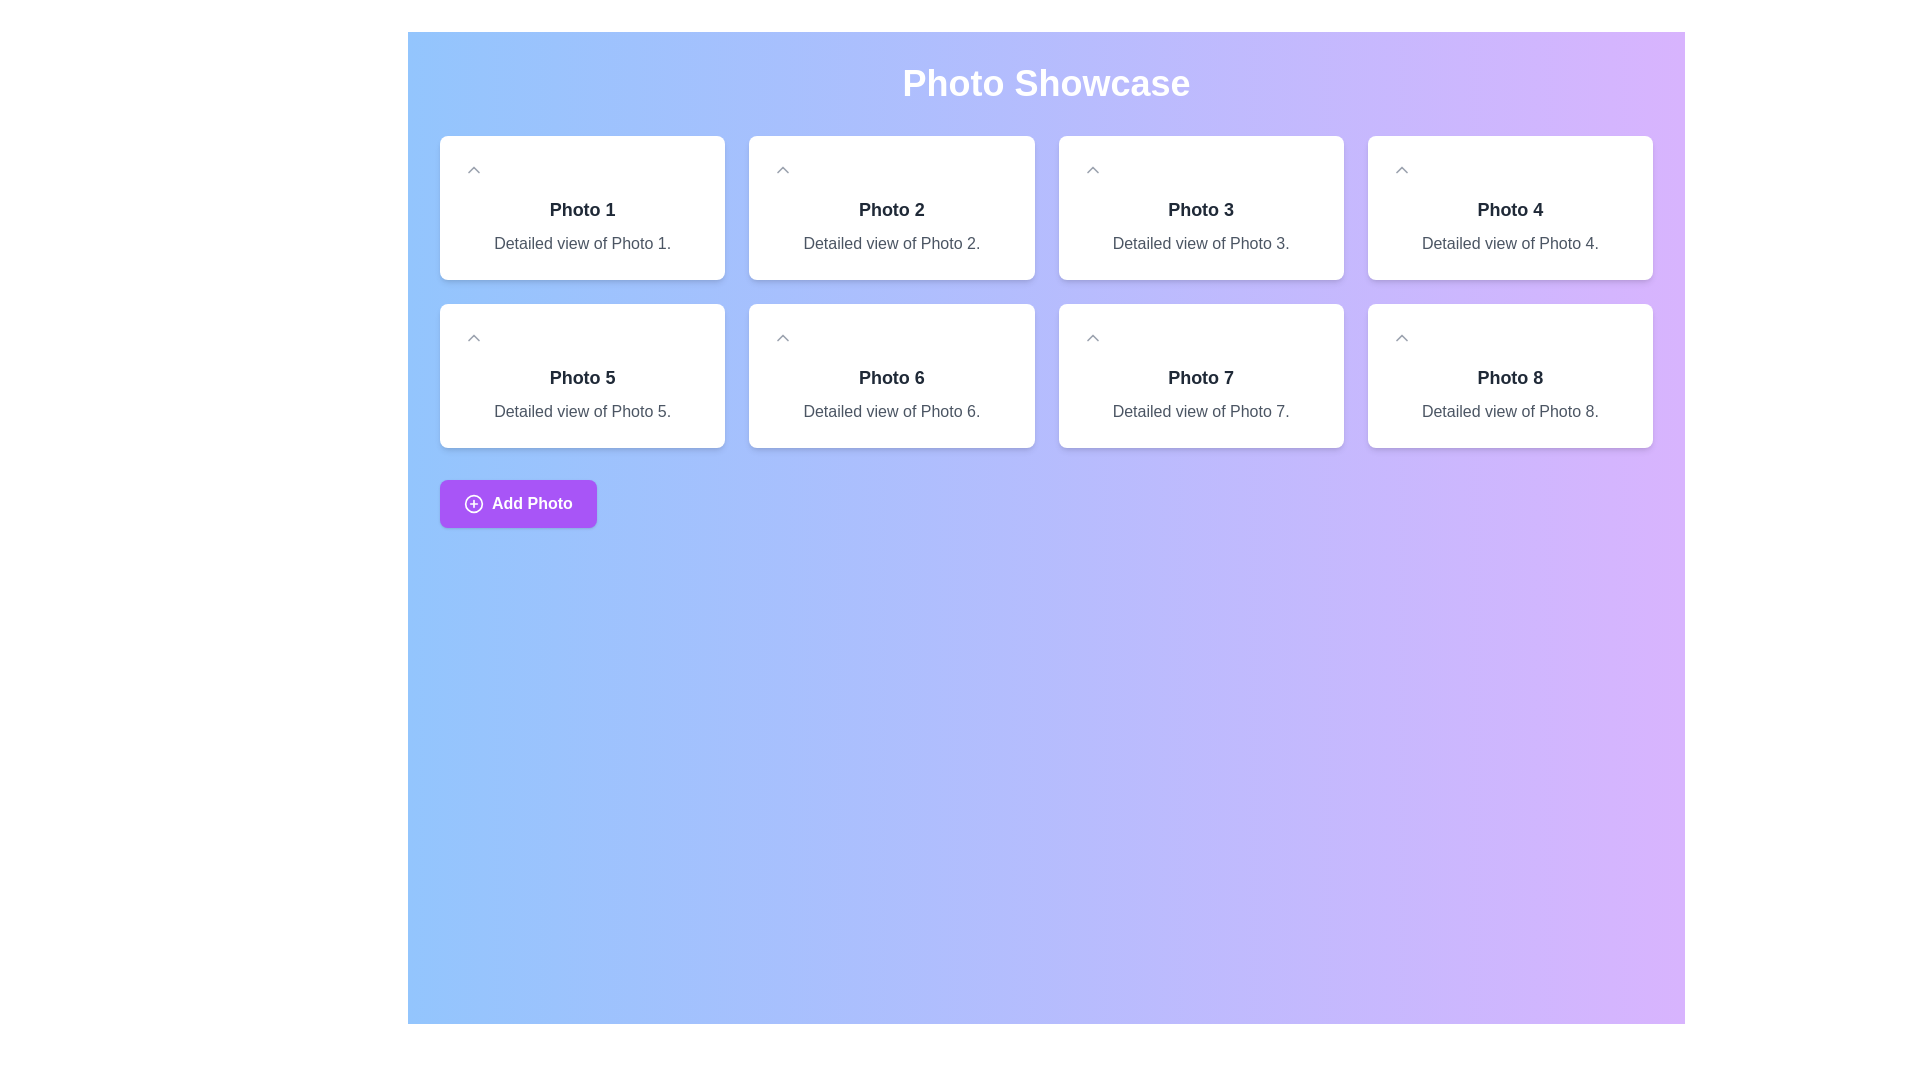  Describe the element at coordinates (1510, 375) in the screenshot. I see `the bottom right card in the grid displaying 'Photo 8'` at that location.